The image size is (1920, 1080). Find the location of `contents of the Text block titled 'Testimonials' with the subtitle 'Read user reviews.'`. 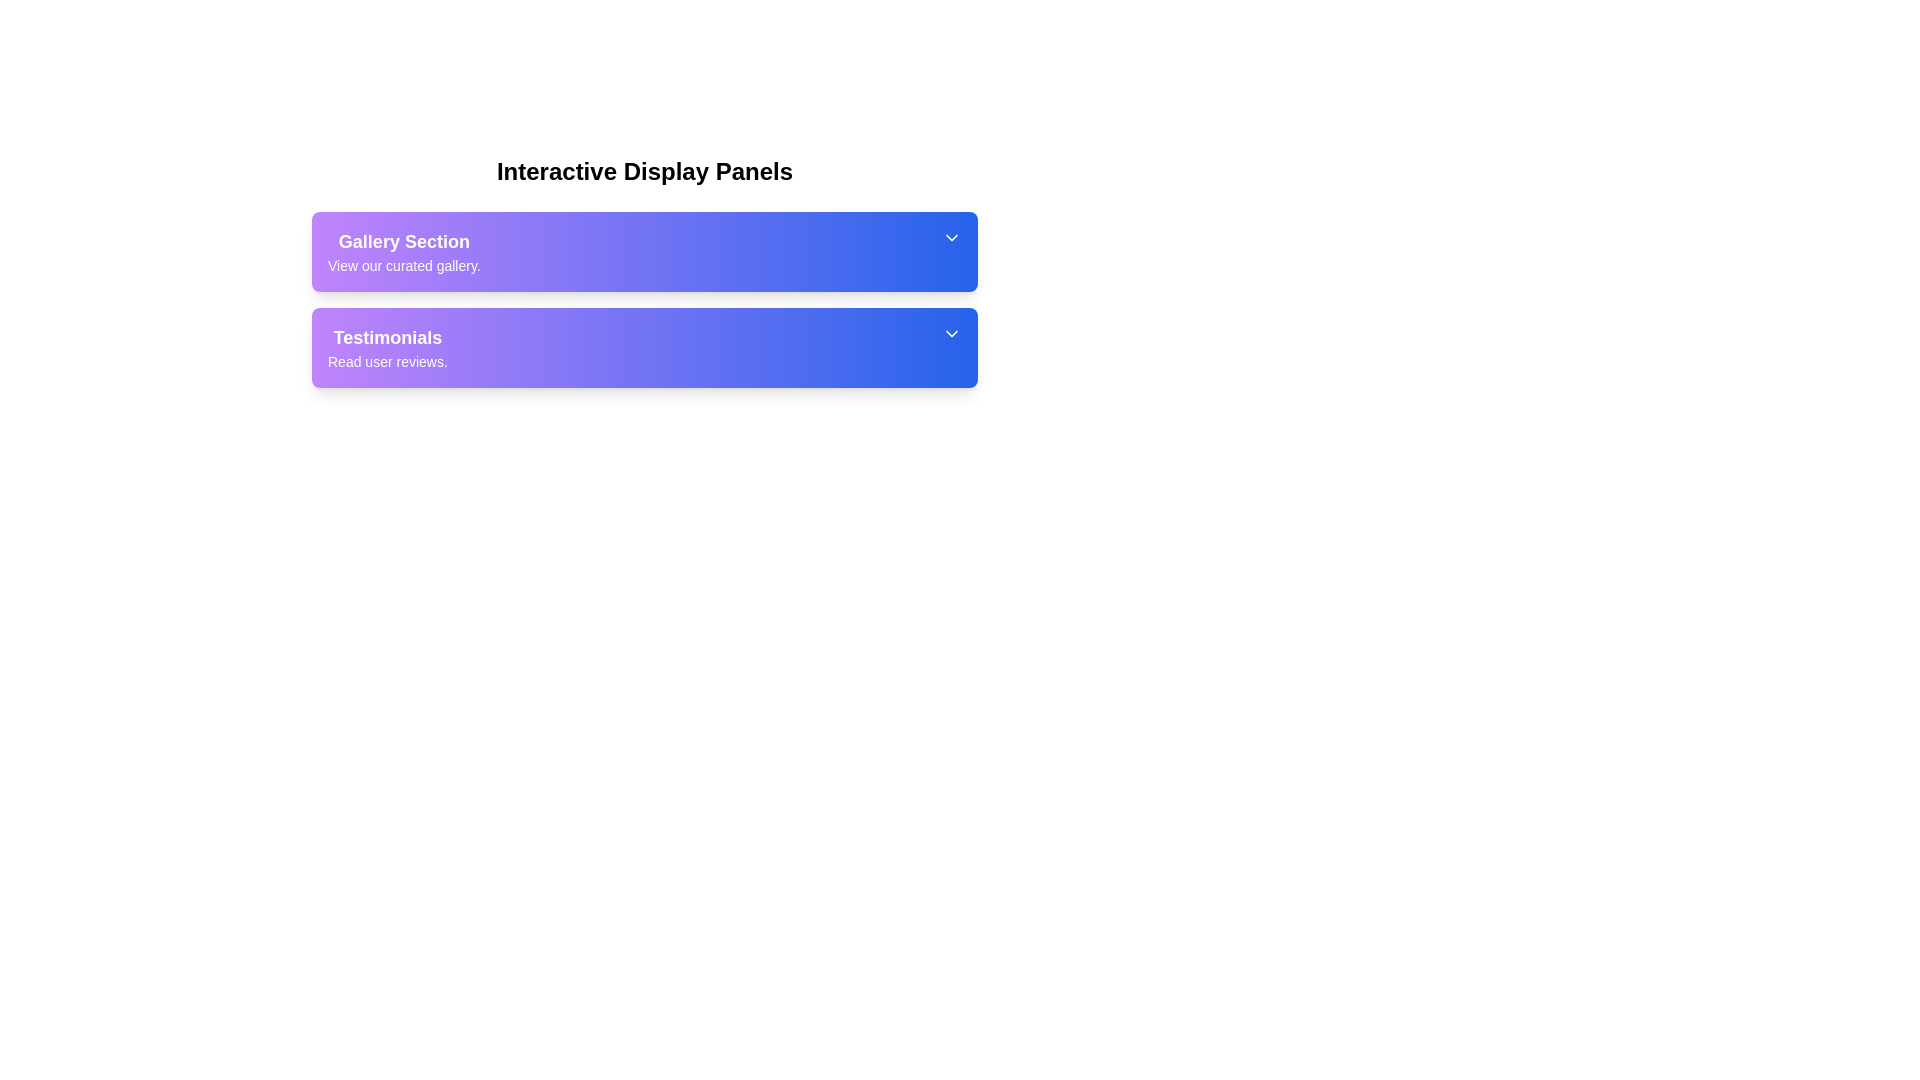

contents of the Text block titled 'Testimonials' with the subtitle 'Read user reviews.' is located at coordinates (387, 346).